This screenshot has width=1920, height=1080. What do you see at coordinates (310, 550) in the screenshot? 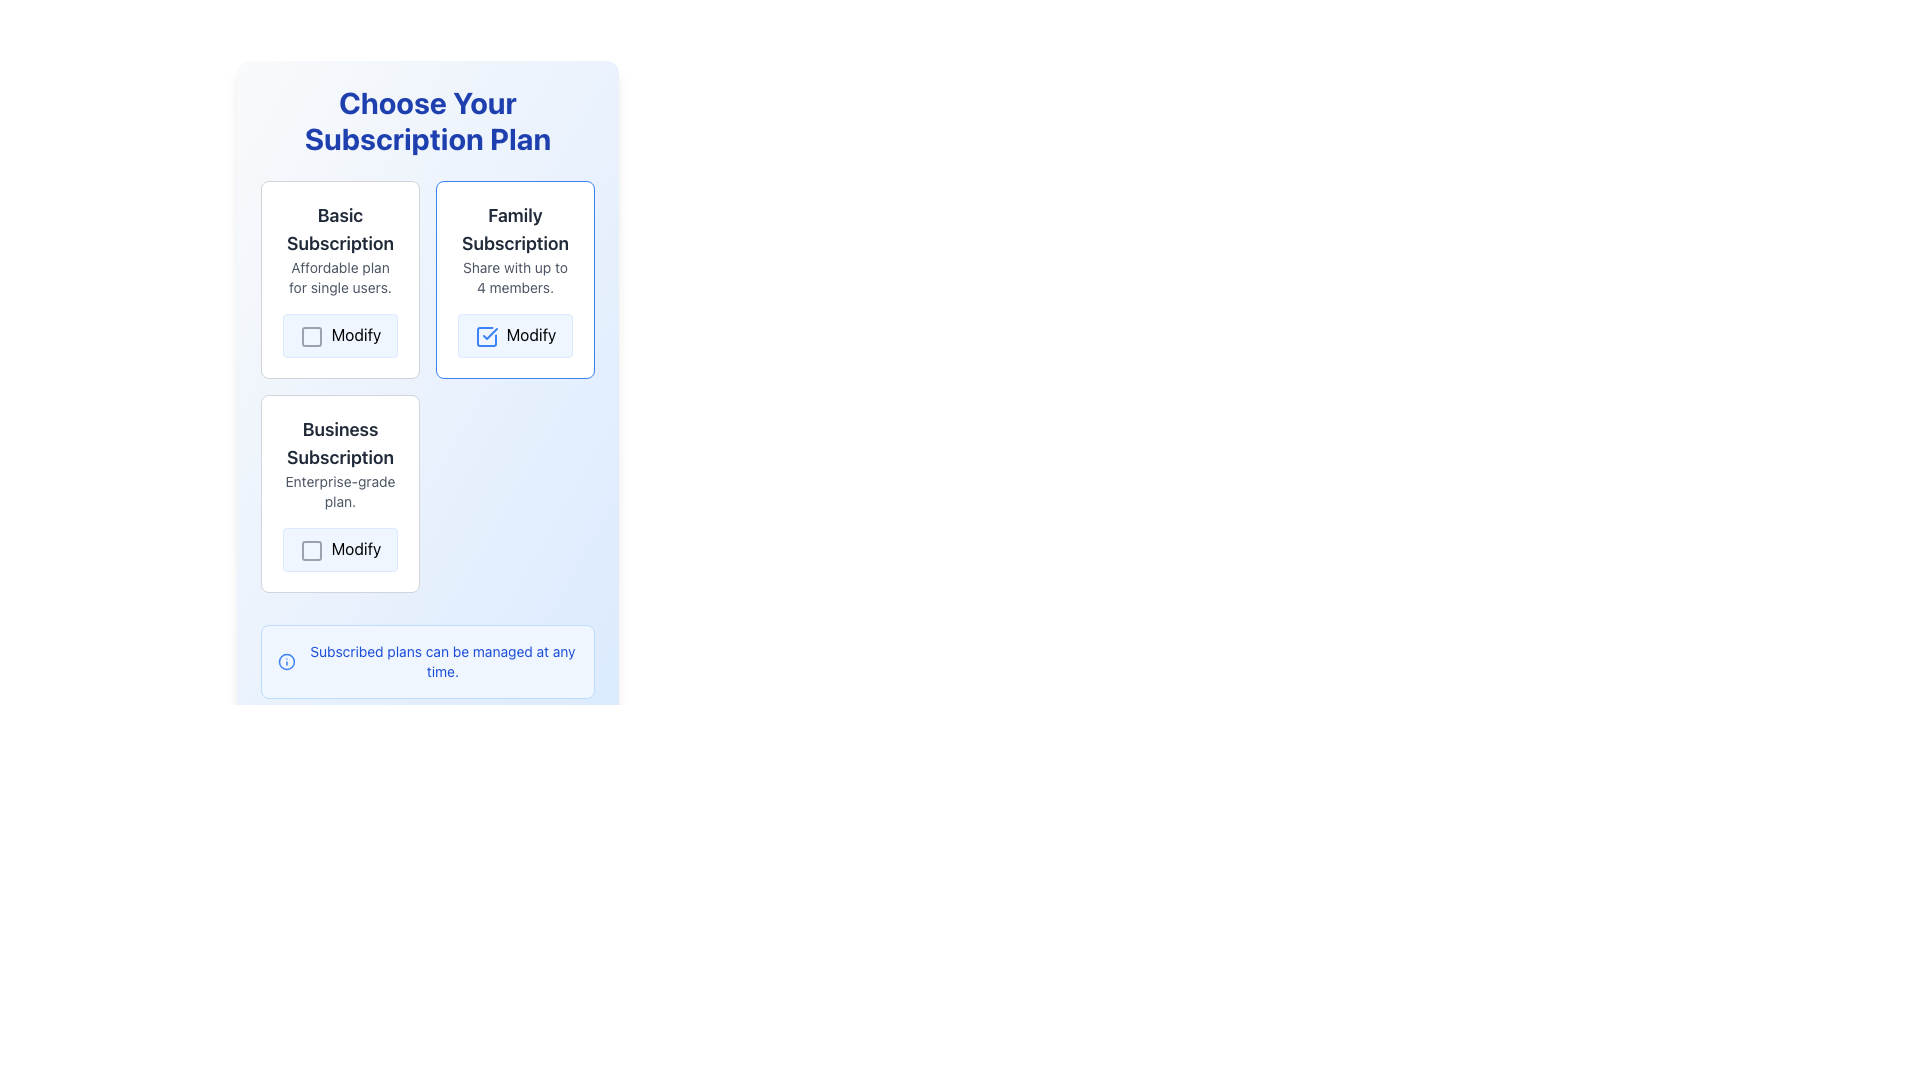
I see `the icon within the 'Modify' button for the 'Business Subscription' plan, located in the bottom-left area of the subscription plans list` at bounding box center [310, 550].